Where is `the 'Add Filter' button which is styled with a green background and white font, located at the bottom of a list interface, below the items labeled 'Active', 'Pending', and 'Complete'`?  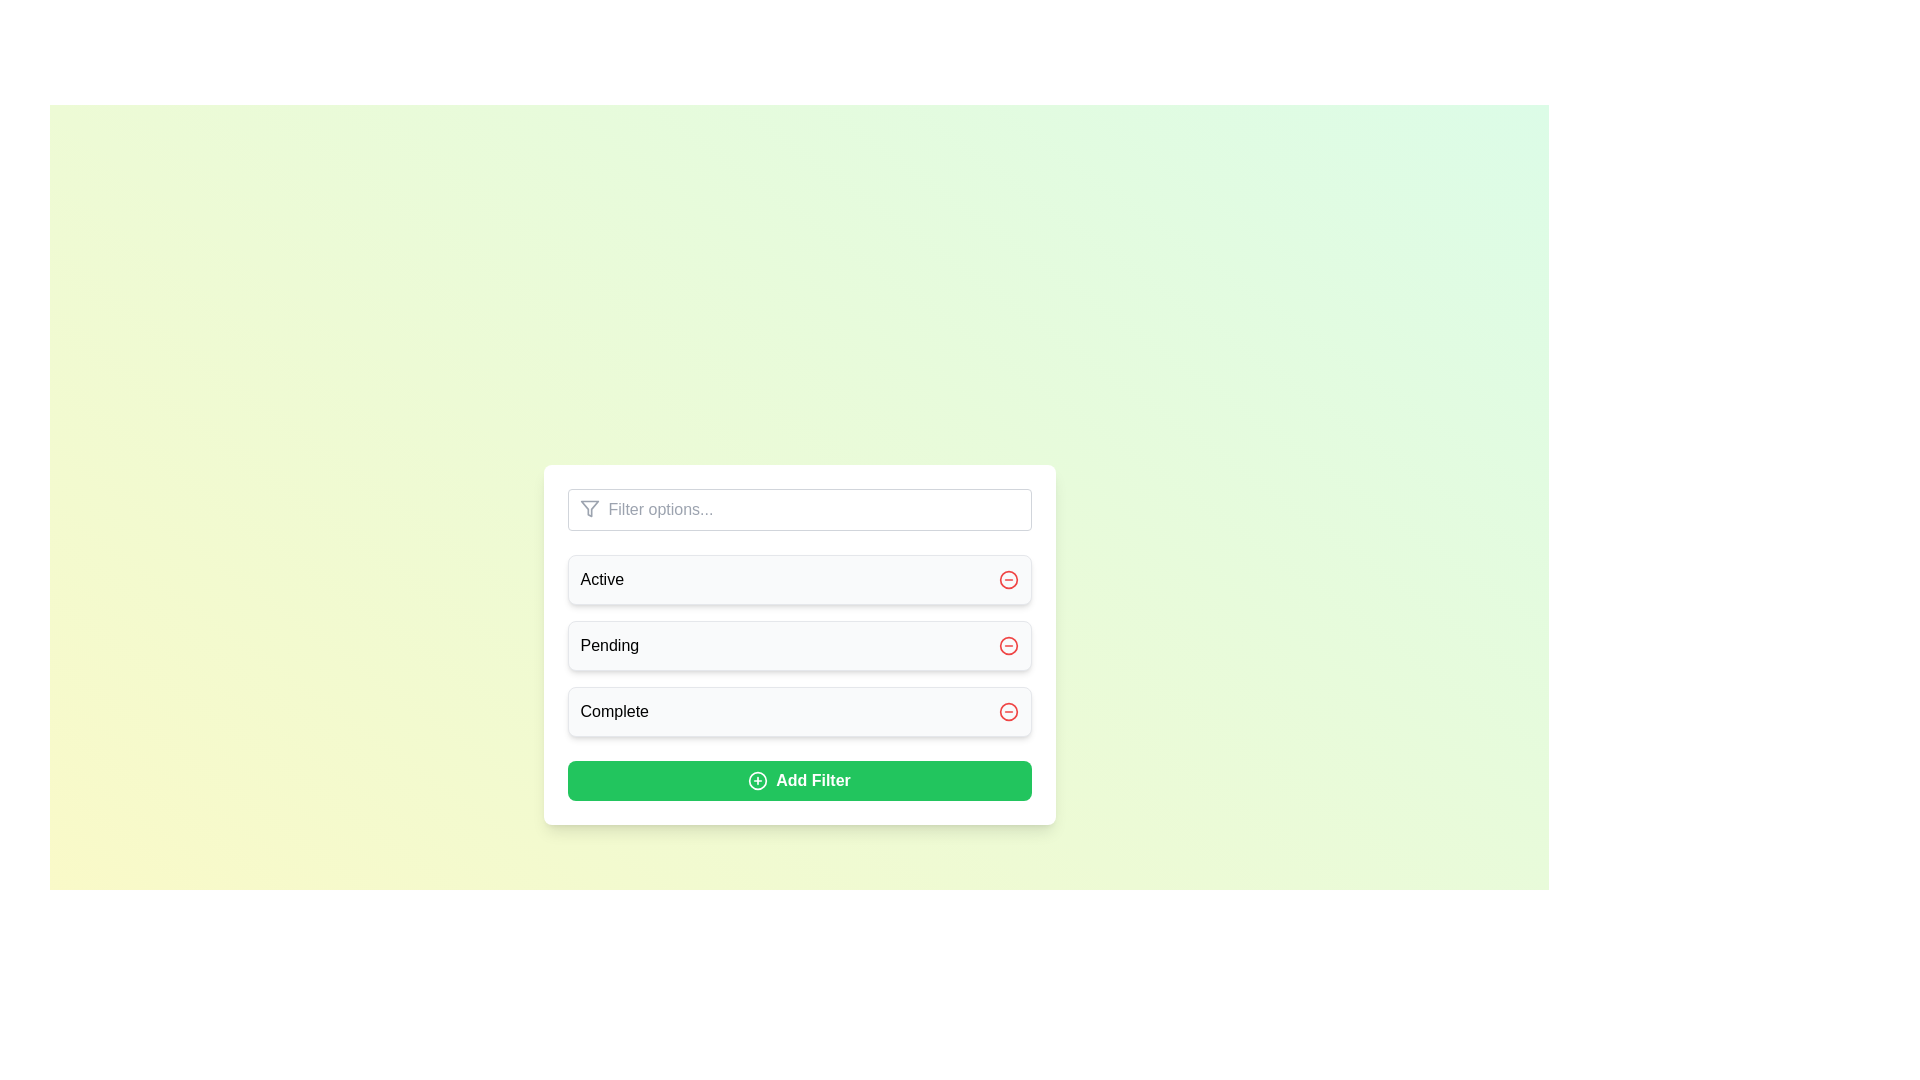
the 'Add Filter' button which is styled with a green background and white font, located at the bottom of a list interface, below the items labeled 'Active', 'Pending', and 'Complete' is located at coordinates (813, 779).